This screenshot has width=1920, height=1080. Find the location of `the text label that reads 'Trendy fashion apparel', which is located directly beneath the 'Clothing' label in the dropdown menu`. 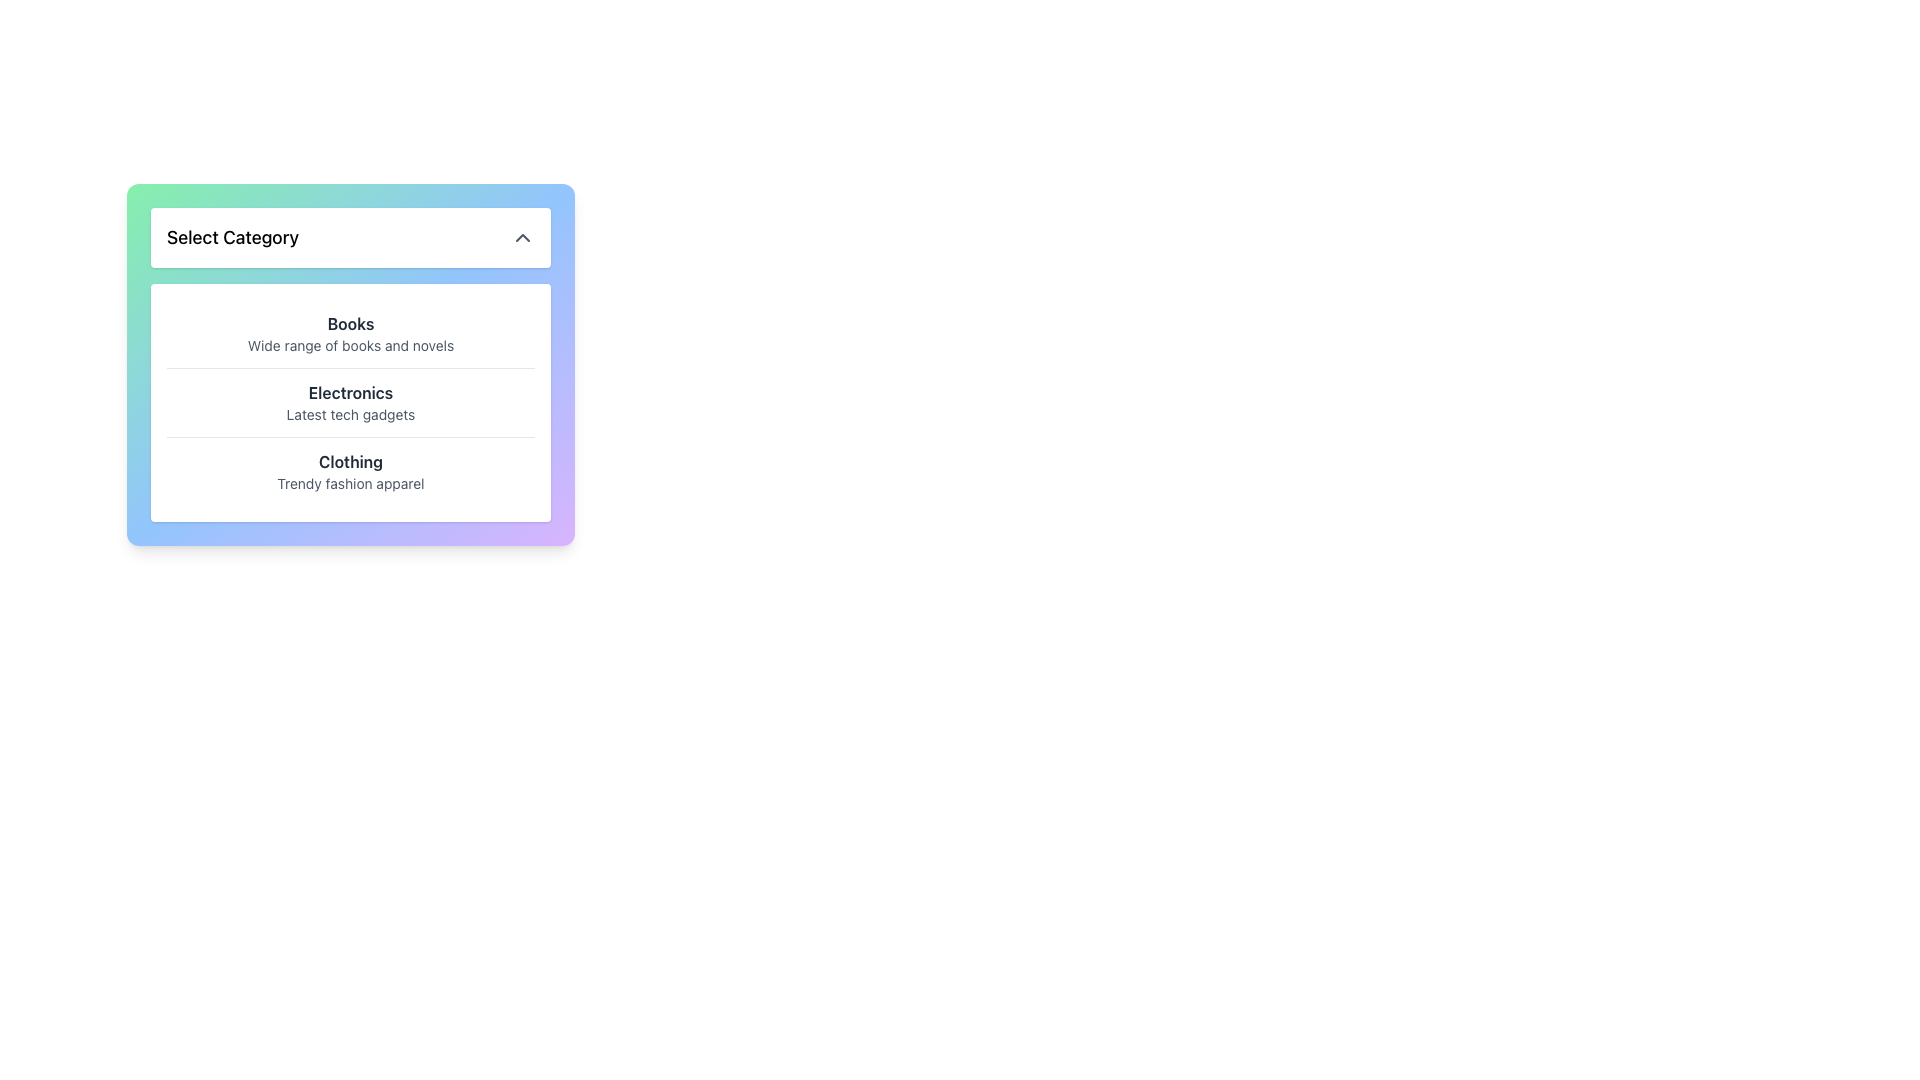

the text label that reads 'Trendy fashion apparel', which is located directly beneath the 'Clothing' label in the dropdown menu is located at coordinates (350, 483).